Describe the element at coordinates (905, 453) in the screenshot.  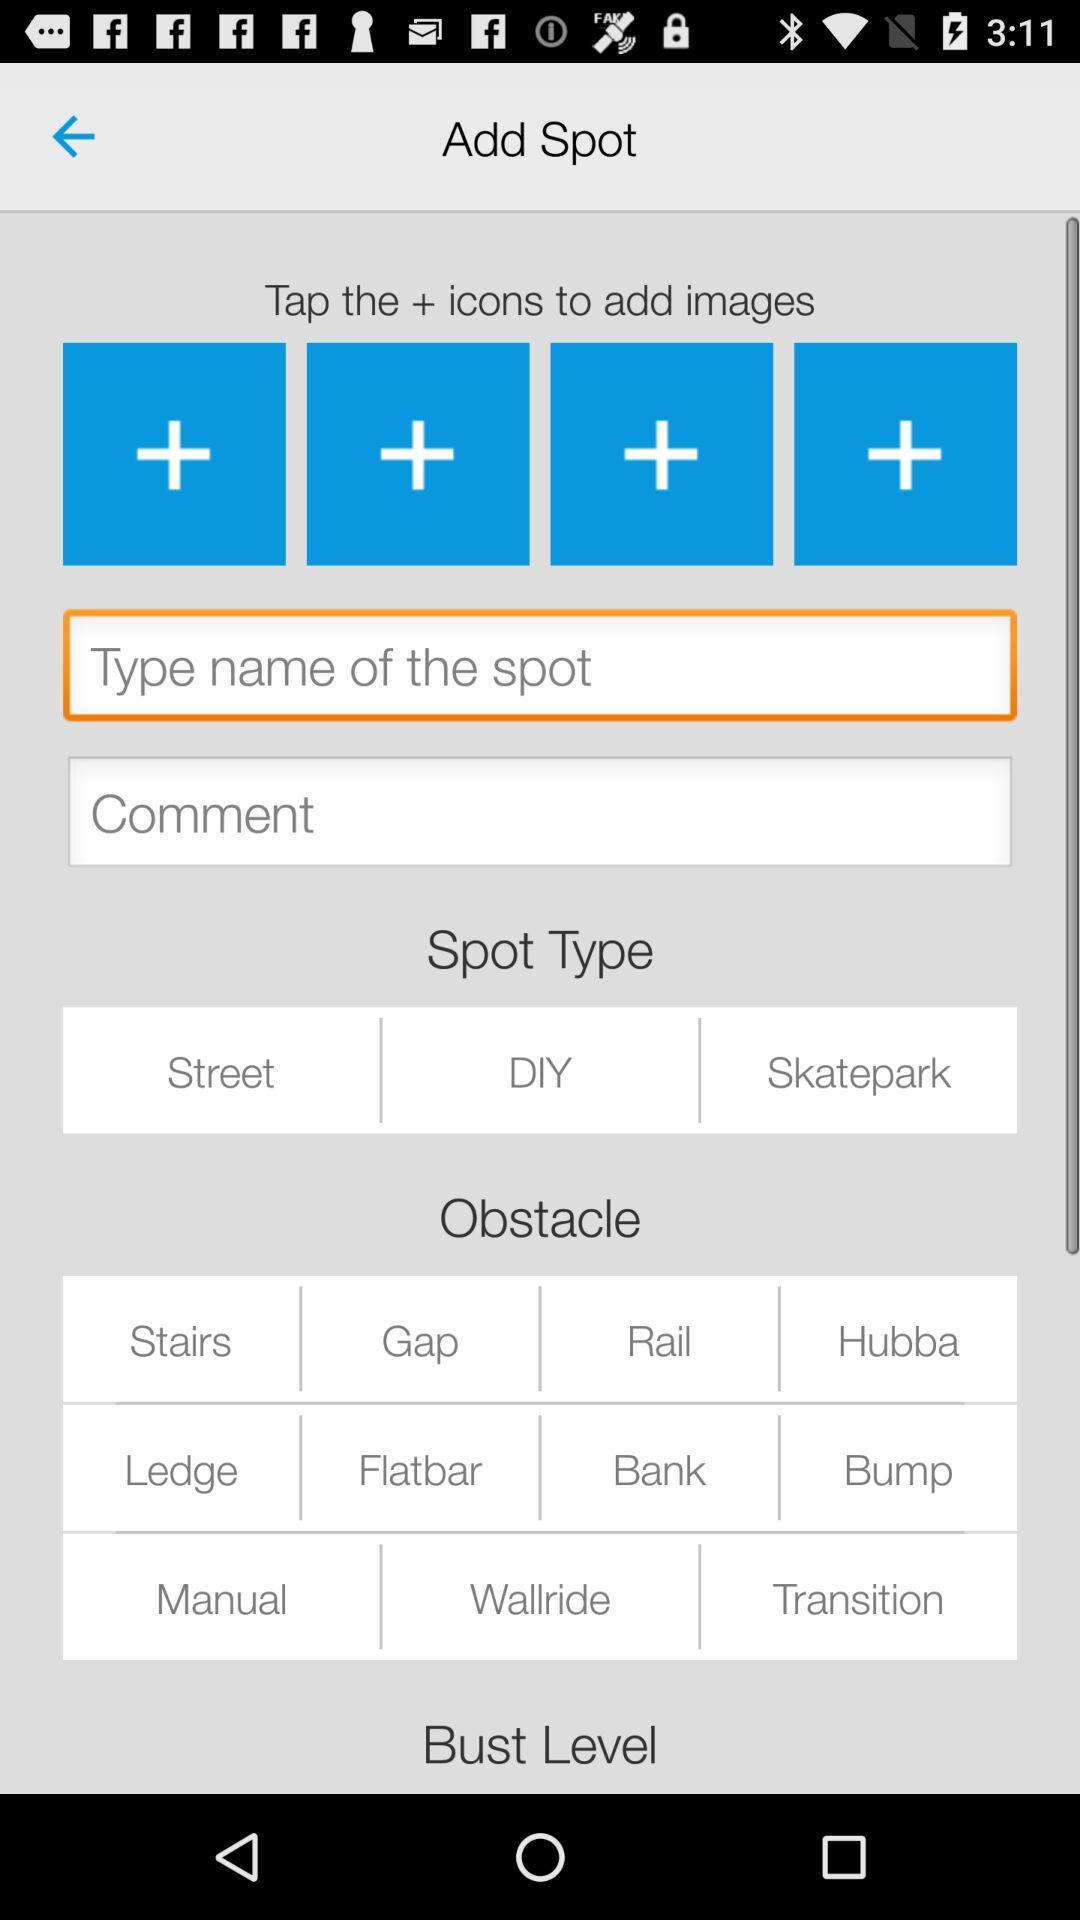
I see `image` at that location.